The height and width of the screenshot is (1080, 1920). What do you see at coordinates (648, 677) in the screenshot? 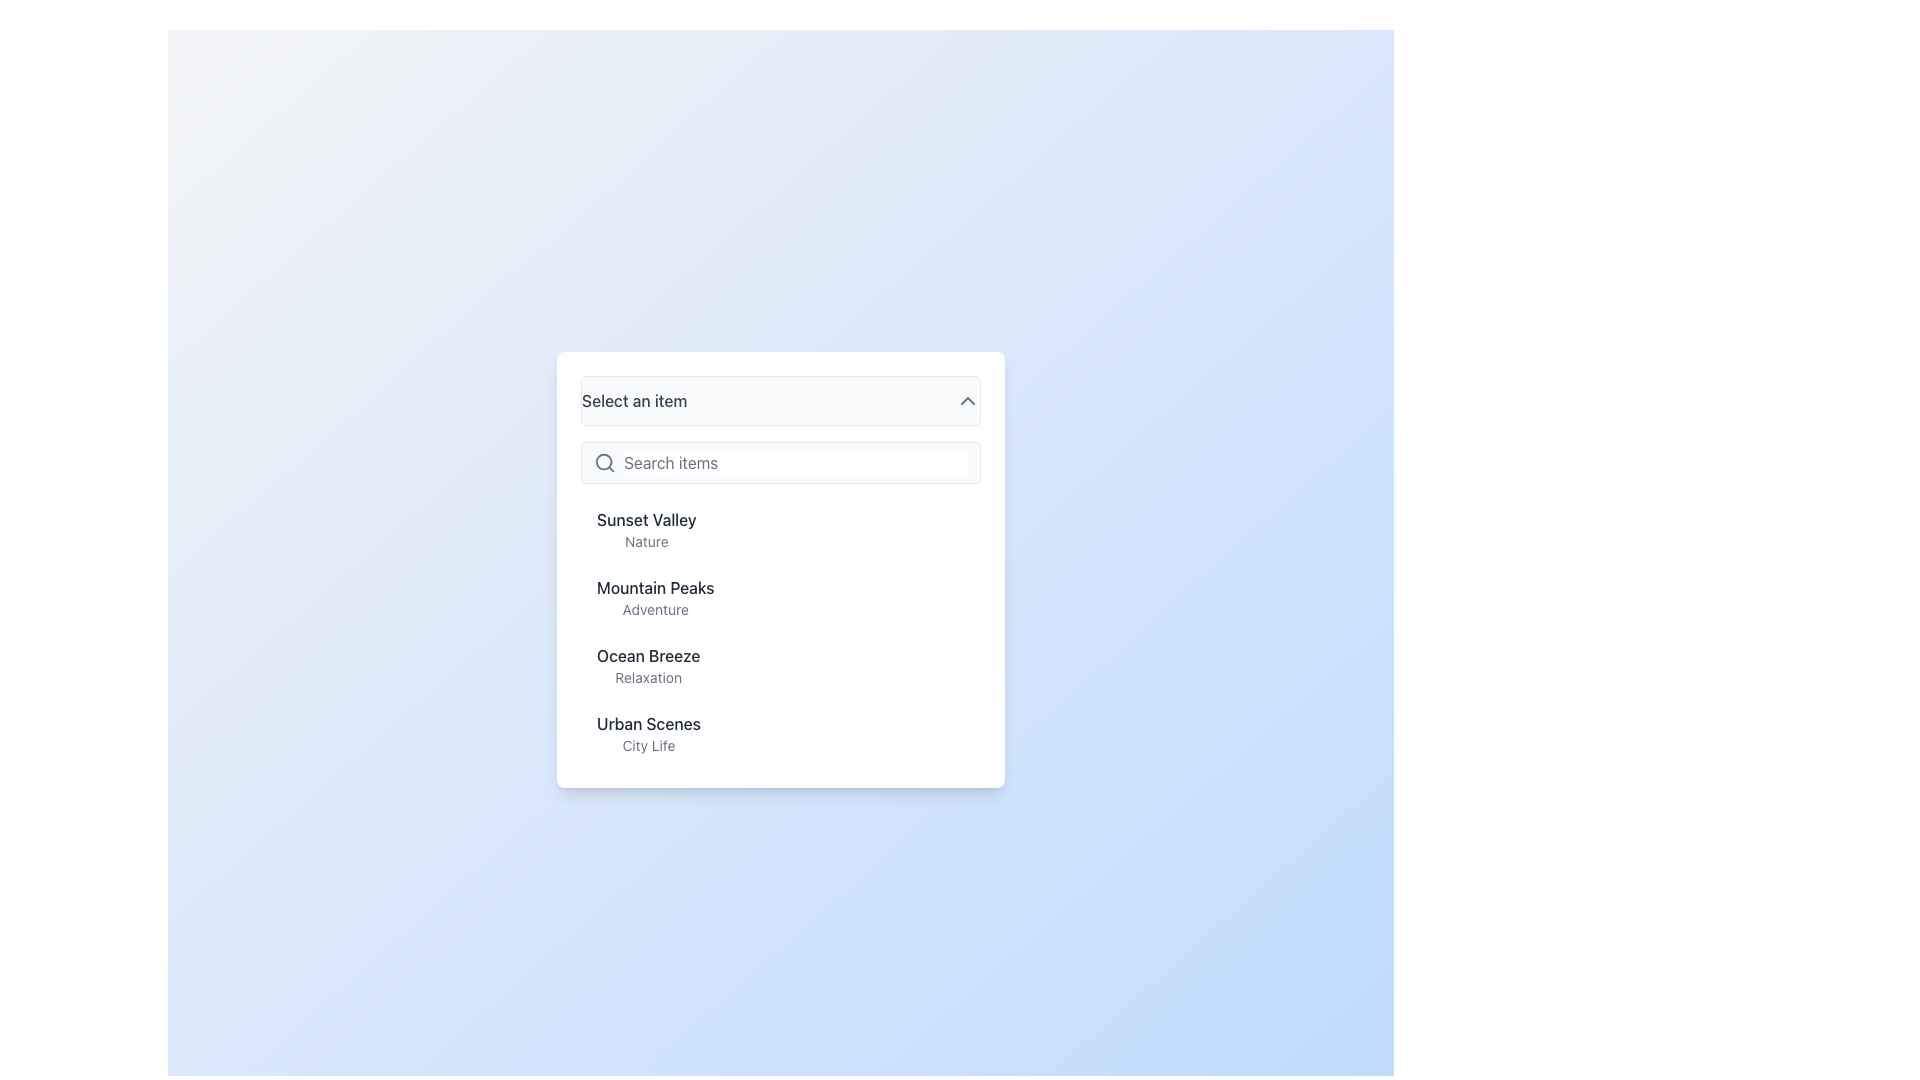
I see `the Text Label that categorizes the title 'Ocean Breeze', specifically the label 'Relaxation', located immediately beneath it in the dropdown menu` at bounding box center [648, 677].